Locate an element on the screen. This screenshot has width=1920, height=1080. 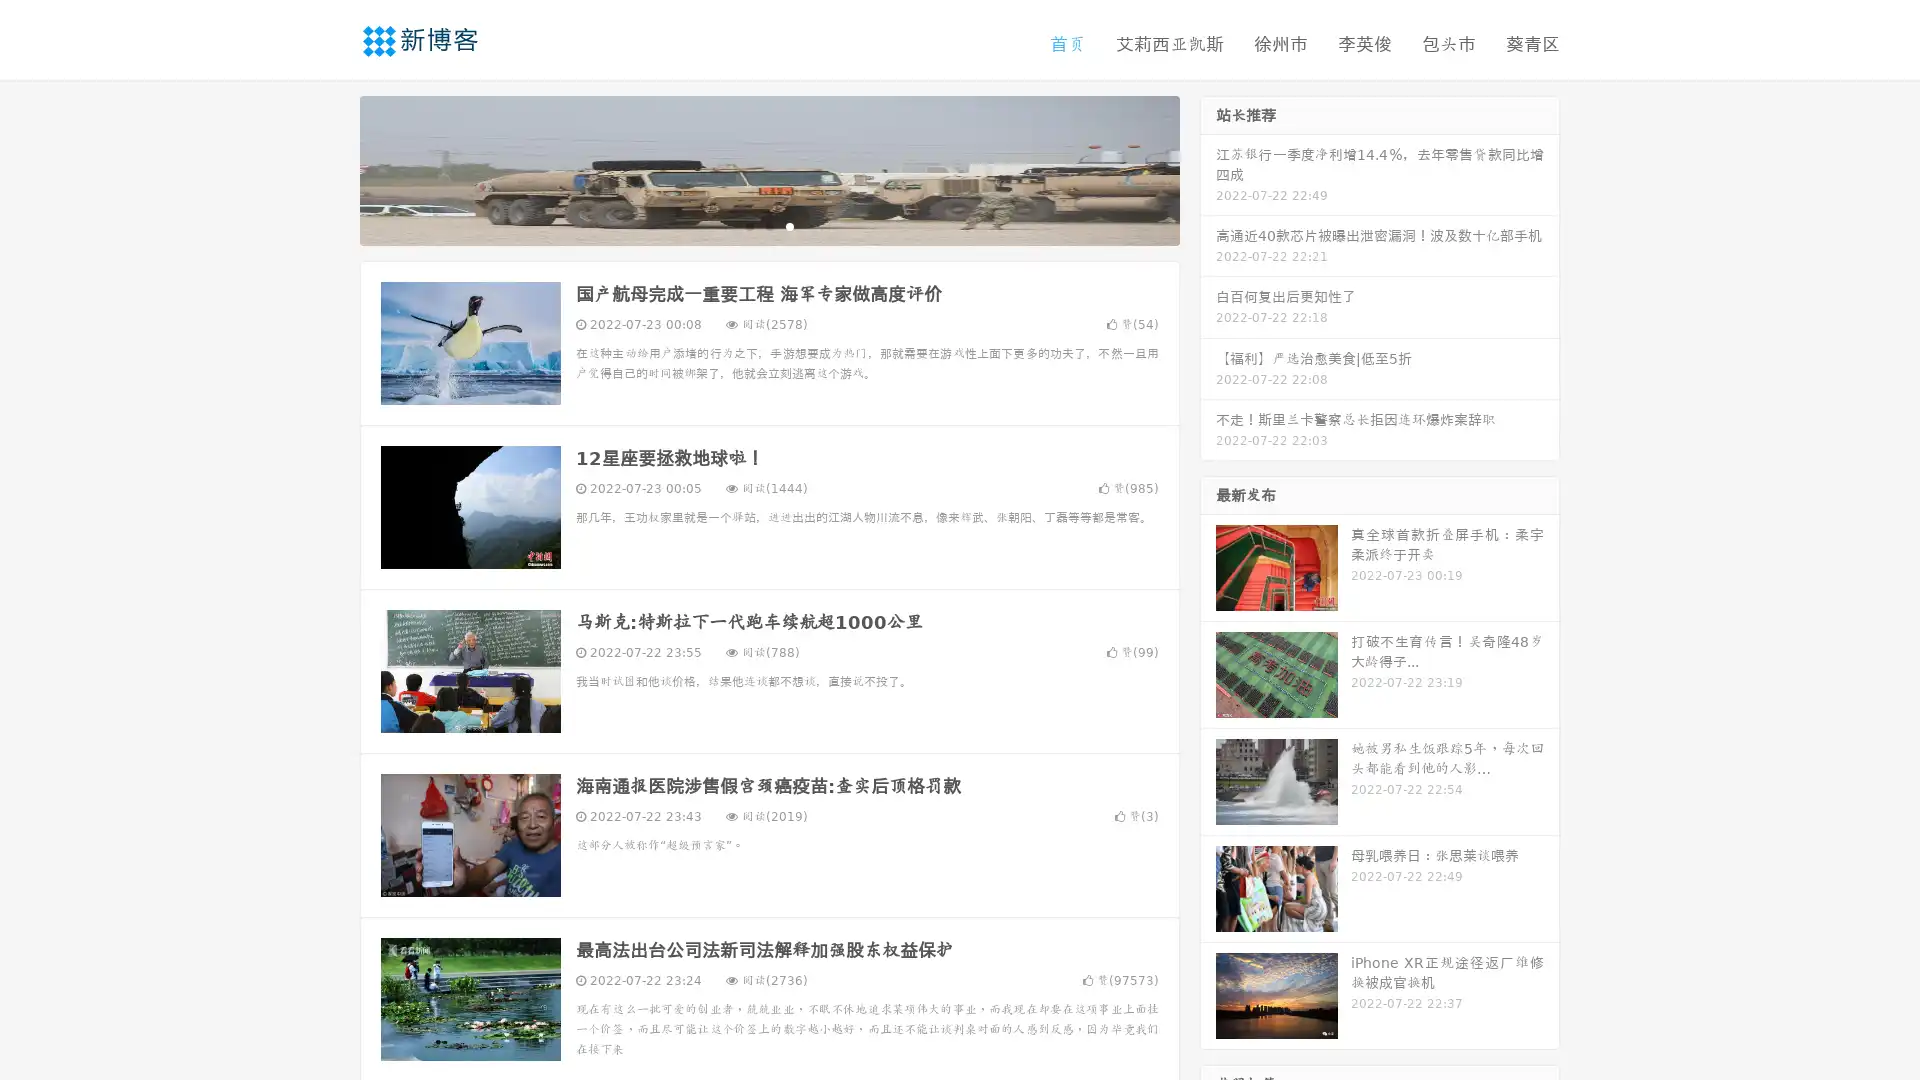
Next slide is located at coordinates (1208, 168).